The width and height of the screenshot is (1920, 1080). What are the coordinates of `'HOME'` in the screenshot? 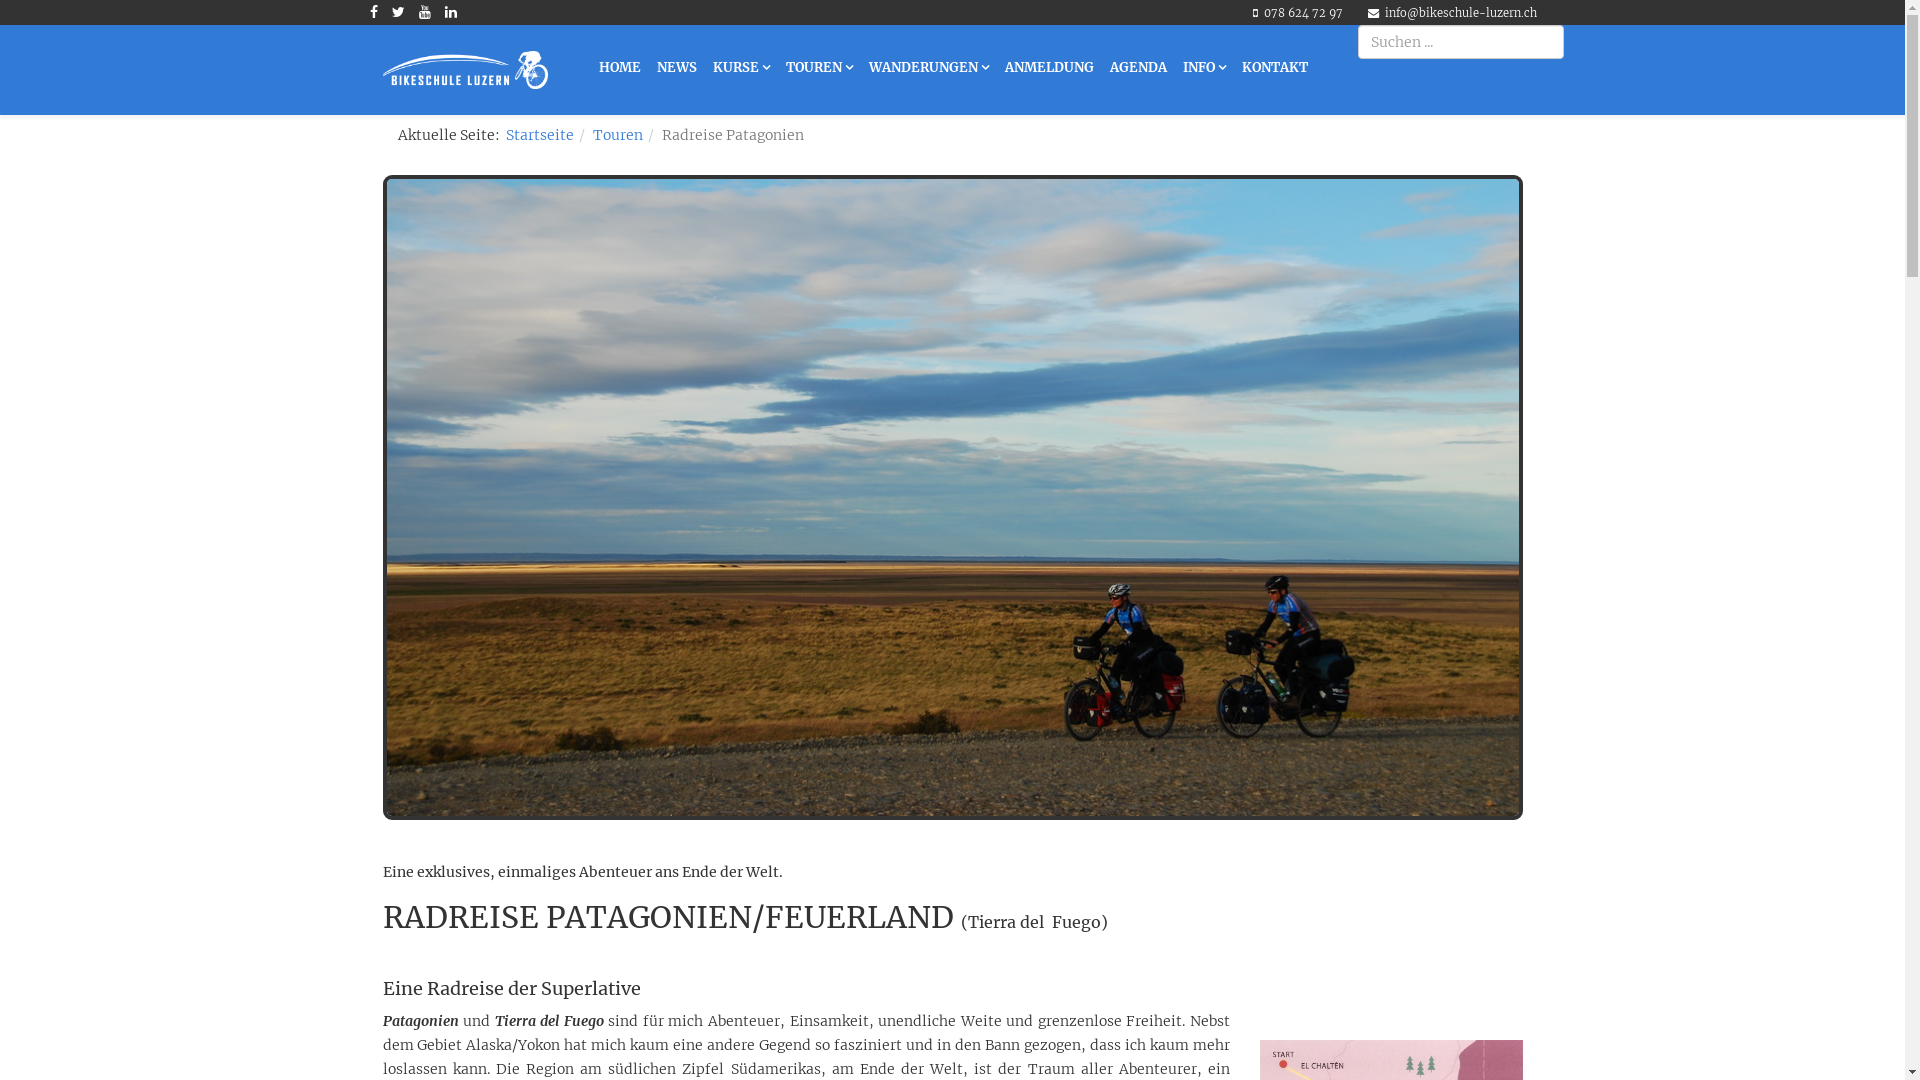 It's located at (618, 67).